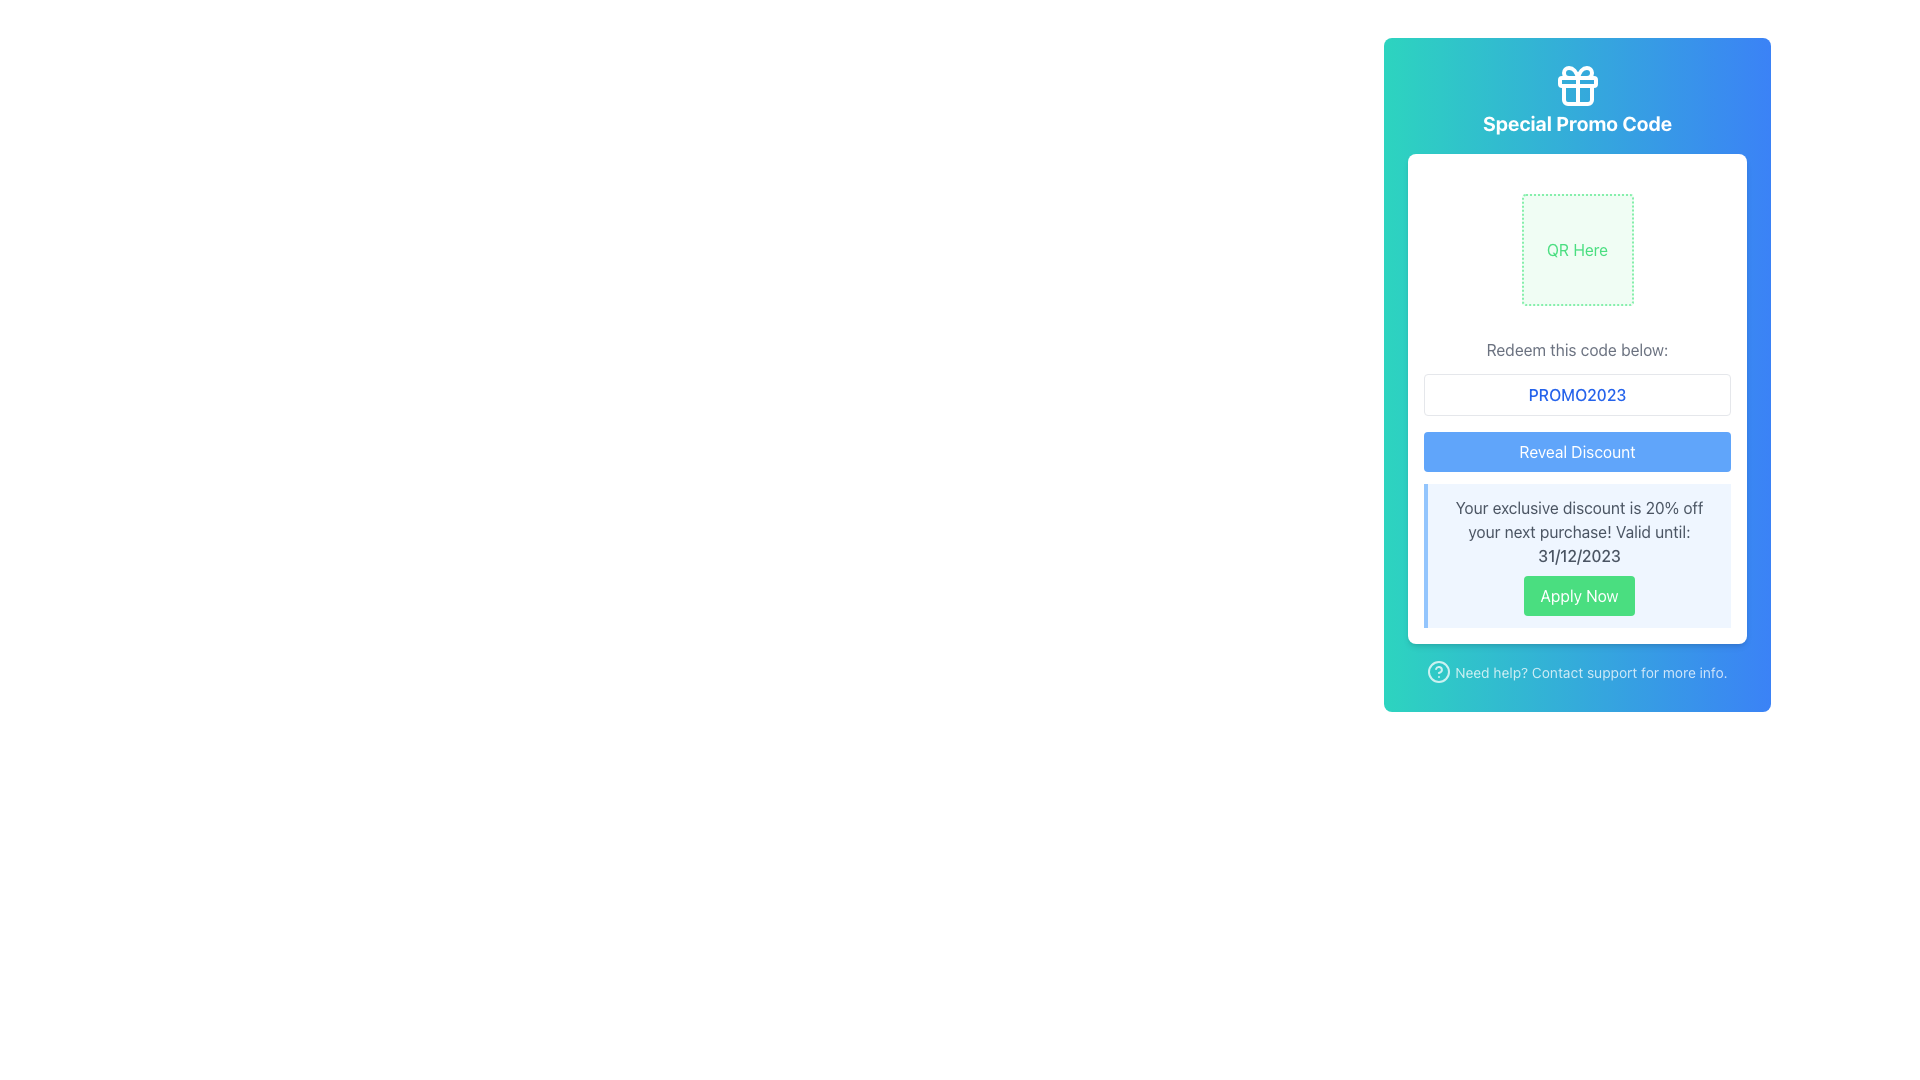 This screenshot has height=1080, width=1920. Describe the element at coordinates (1576, 555) in the screenshot. I see `the actionable button within the Promotional Message Box which has a light blue background and is located directly above the 'Apply Now' button` at that location.